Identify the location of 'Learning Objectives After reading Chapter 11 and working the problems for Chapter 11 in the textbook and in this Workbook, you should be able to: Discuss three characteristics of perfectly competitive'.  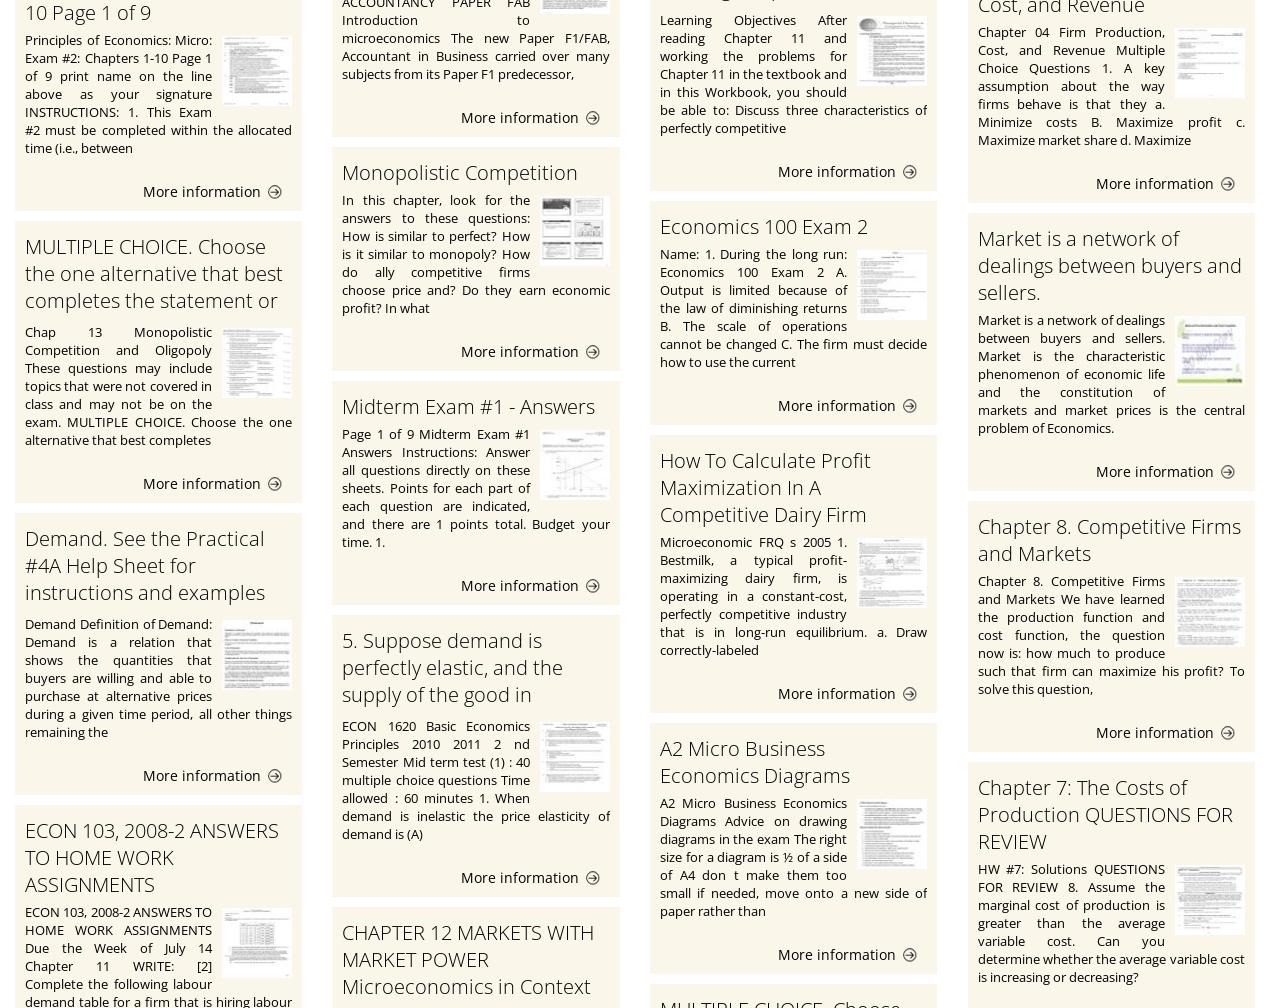
(791, 73).